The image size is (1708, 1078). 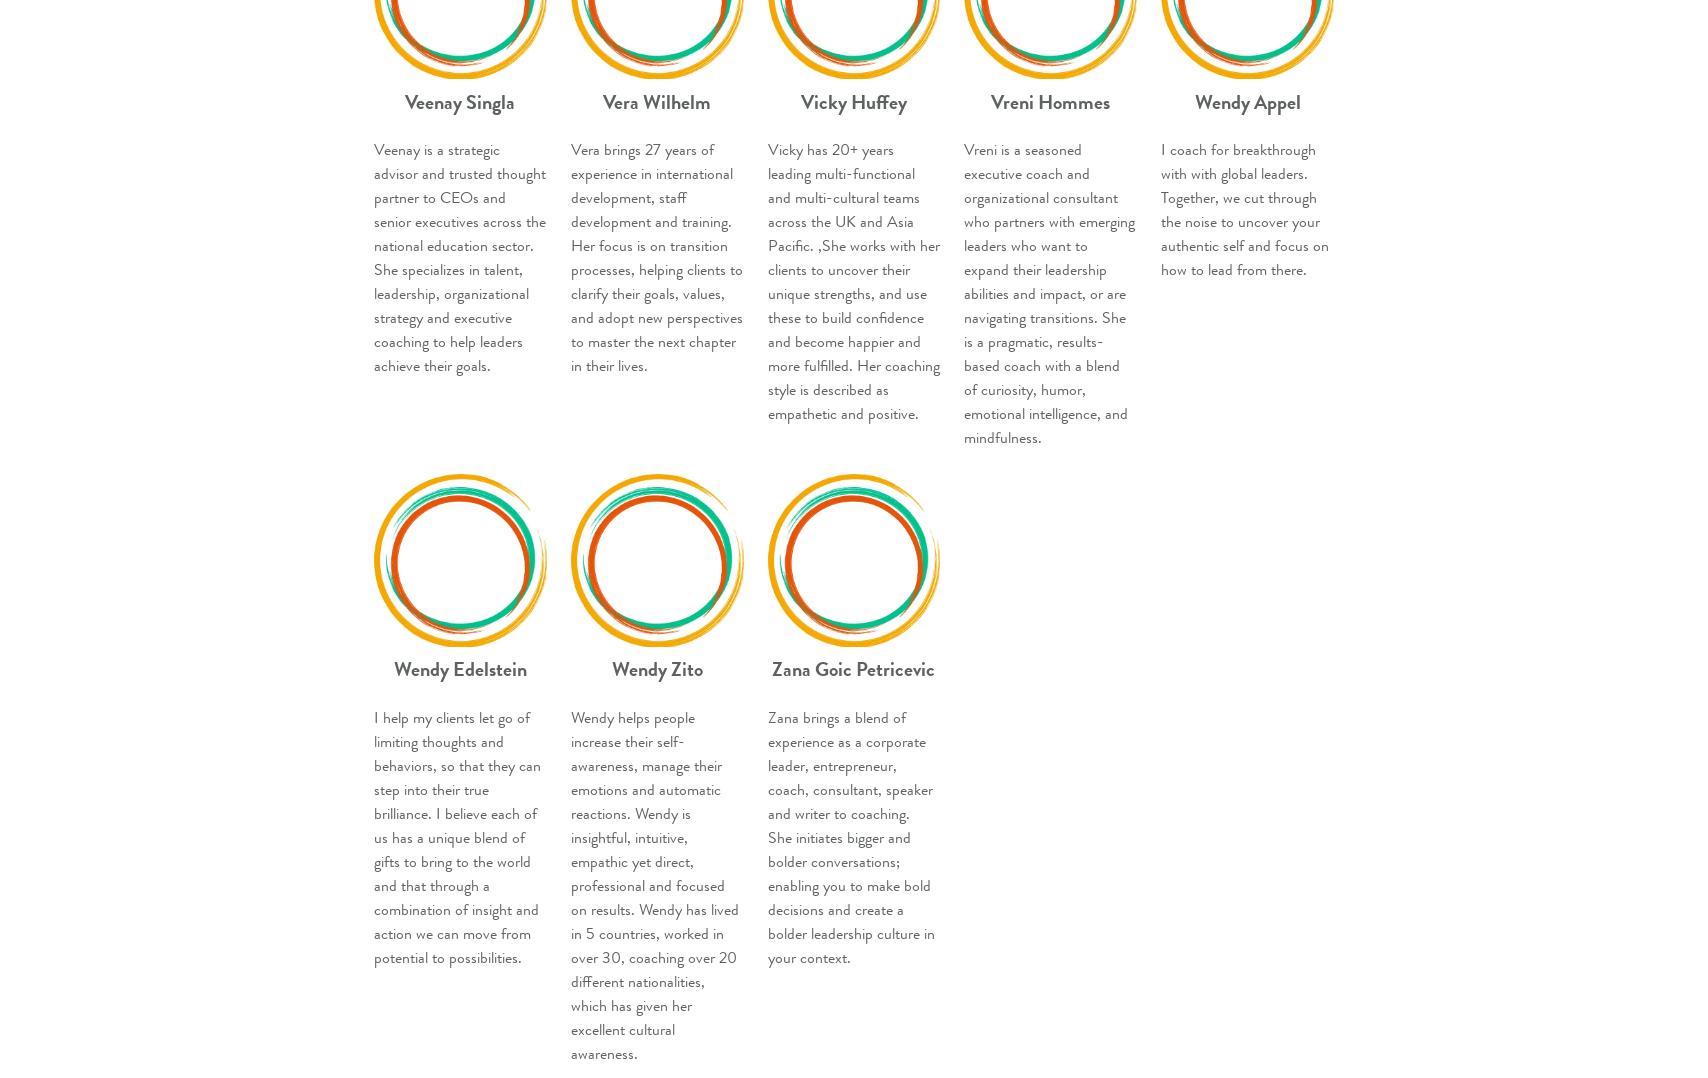 I want to click on 'Veenay is a strategic advisor and trusted thought partner to CEOs and senior executives across the national education sector. She specializes in talent, leadership, organizational strategy and executive coaching to help leaders achieve their goals.', so click(x=459, y=256).